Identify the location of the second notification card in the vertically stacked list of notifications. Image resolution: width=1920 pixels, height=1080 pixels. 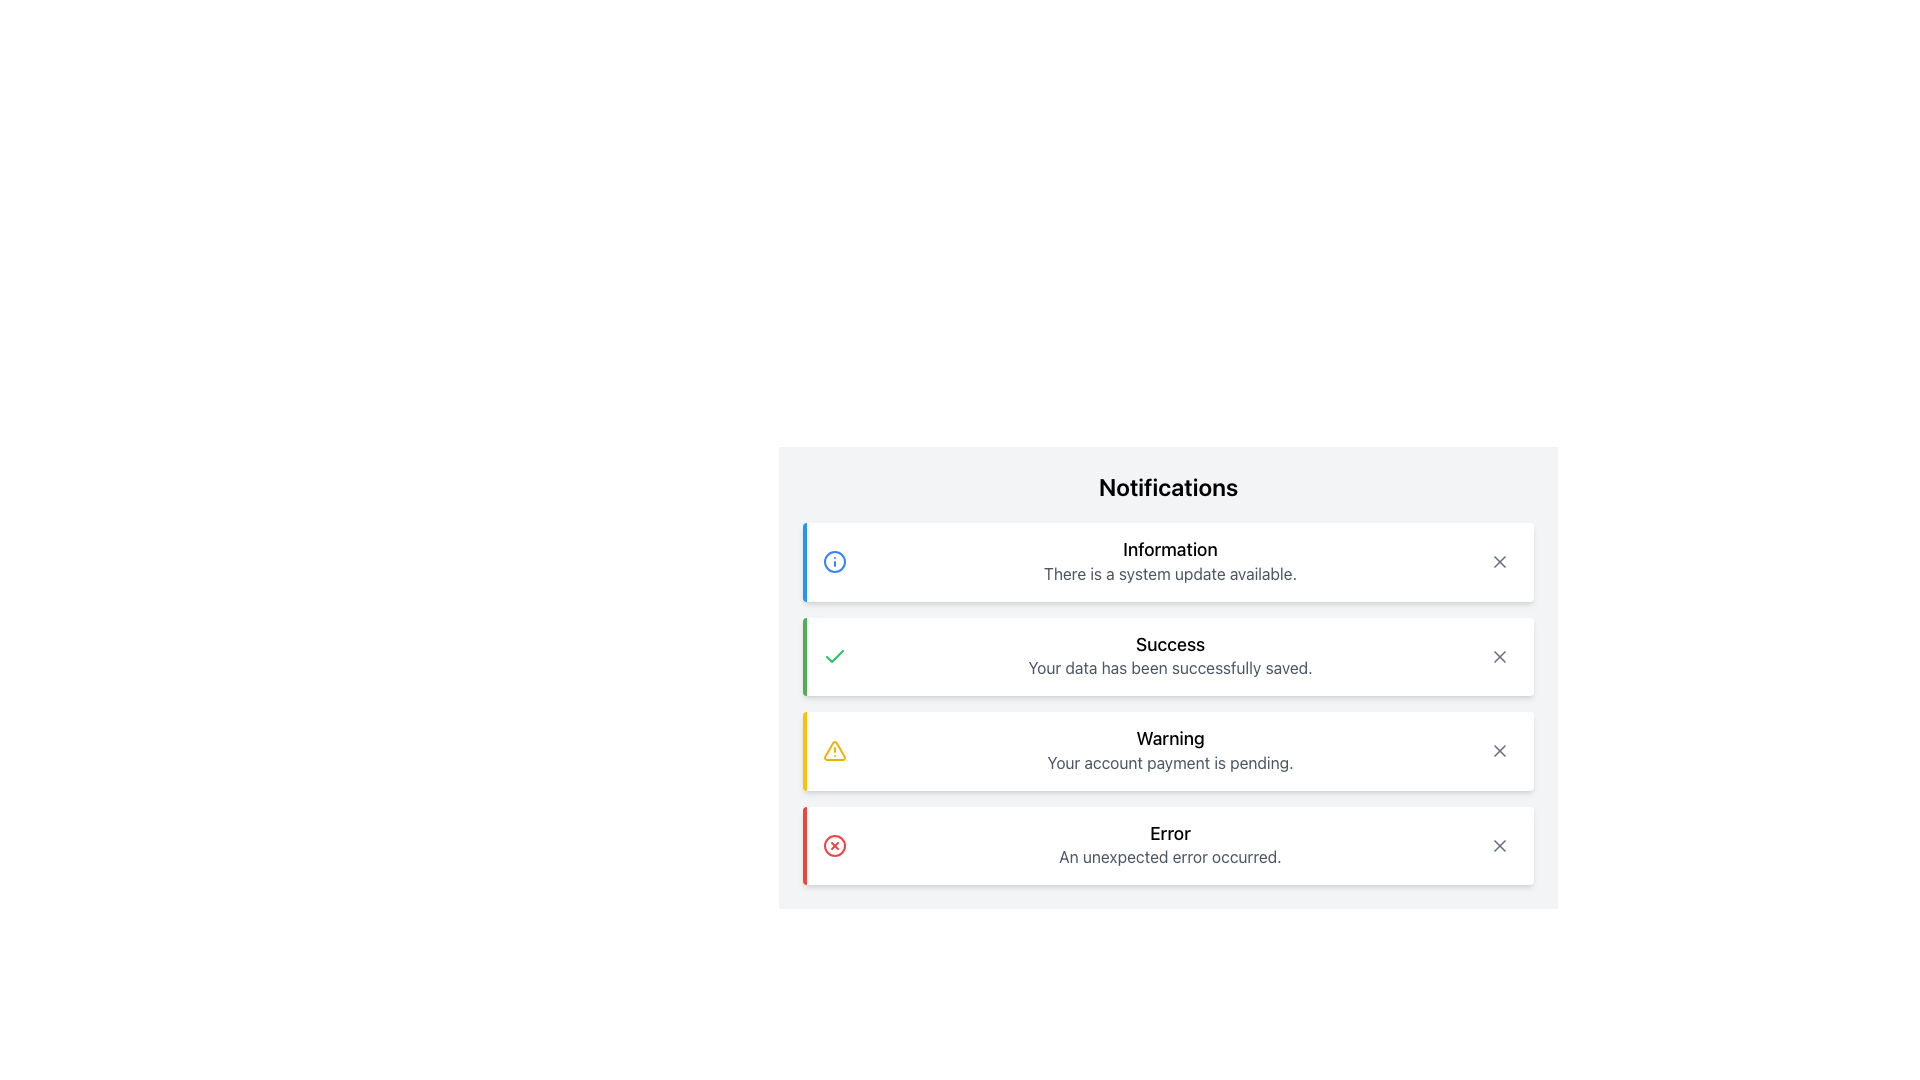
(1168, 671).